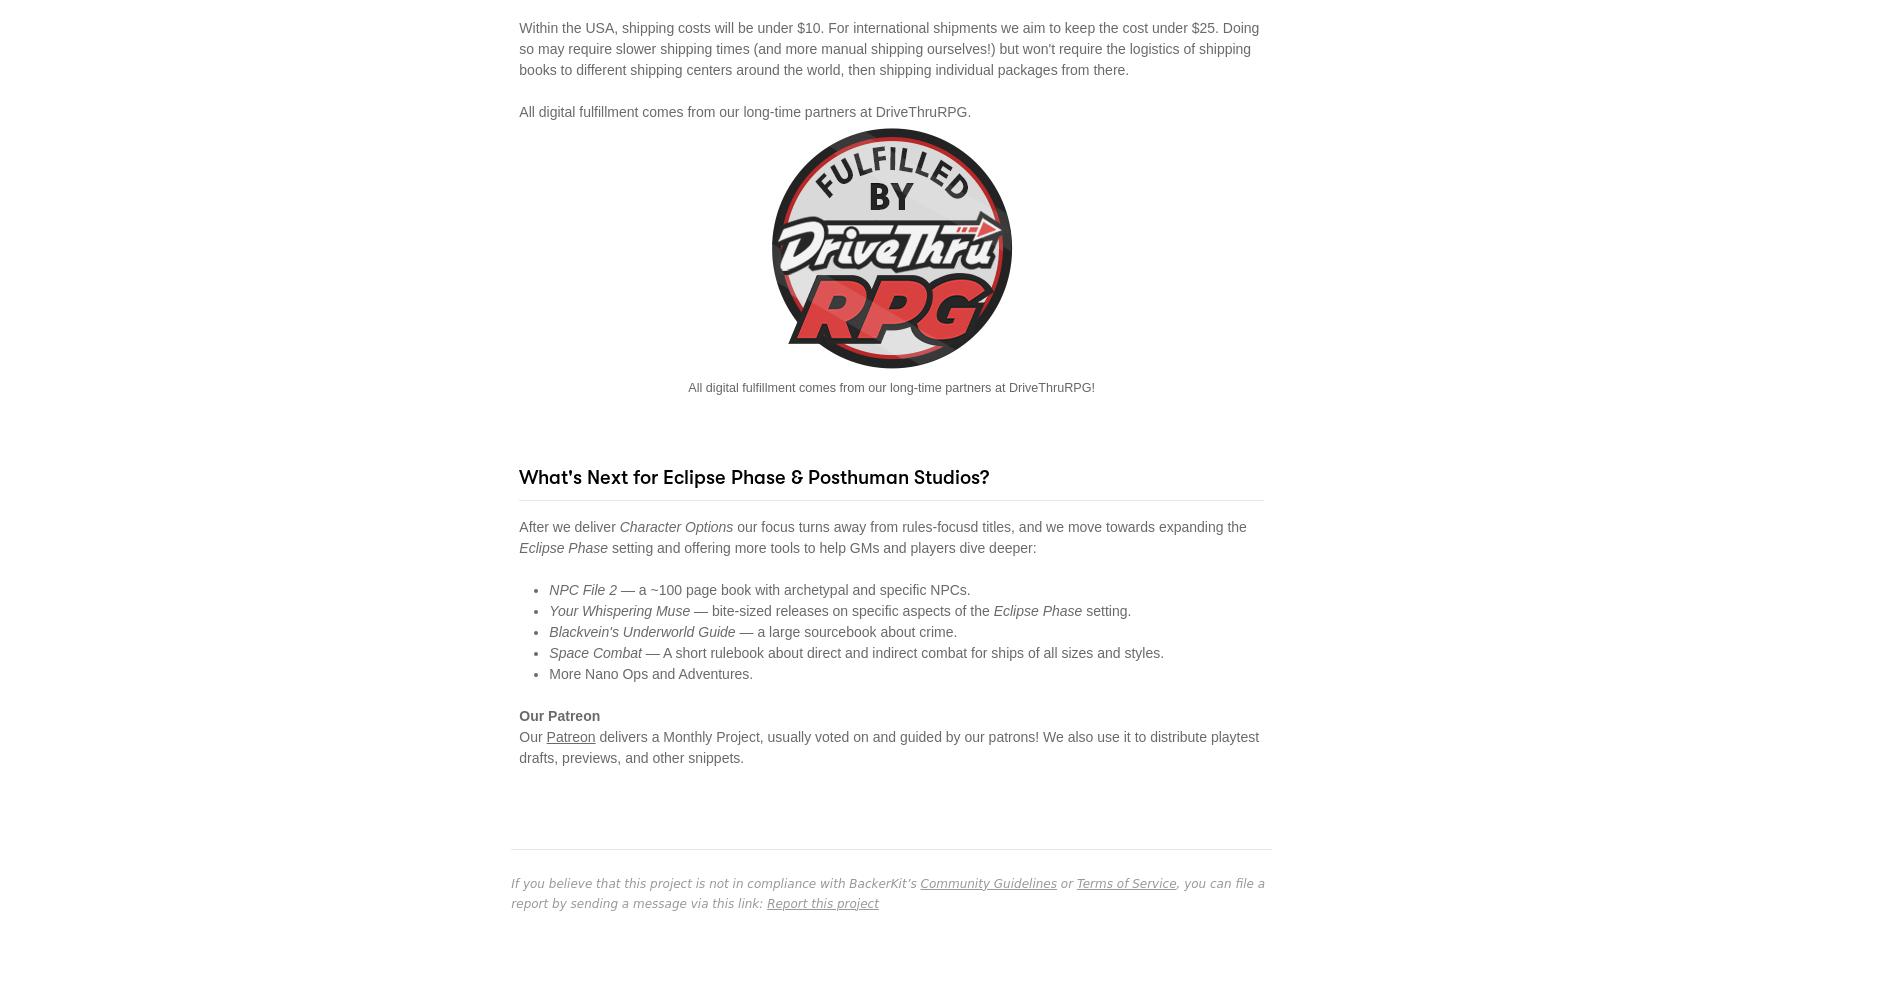  I want to click on 'Space Combat', so click(595, 651).